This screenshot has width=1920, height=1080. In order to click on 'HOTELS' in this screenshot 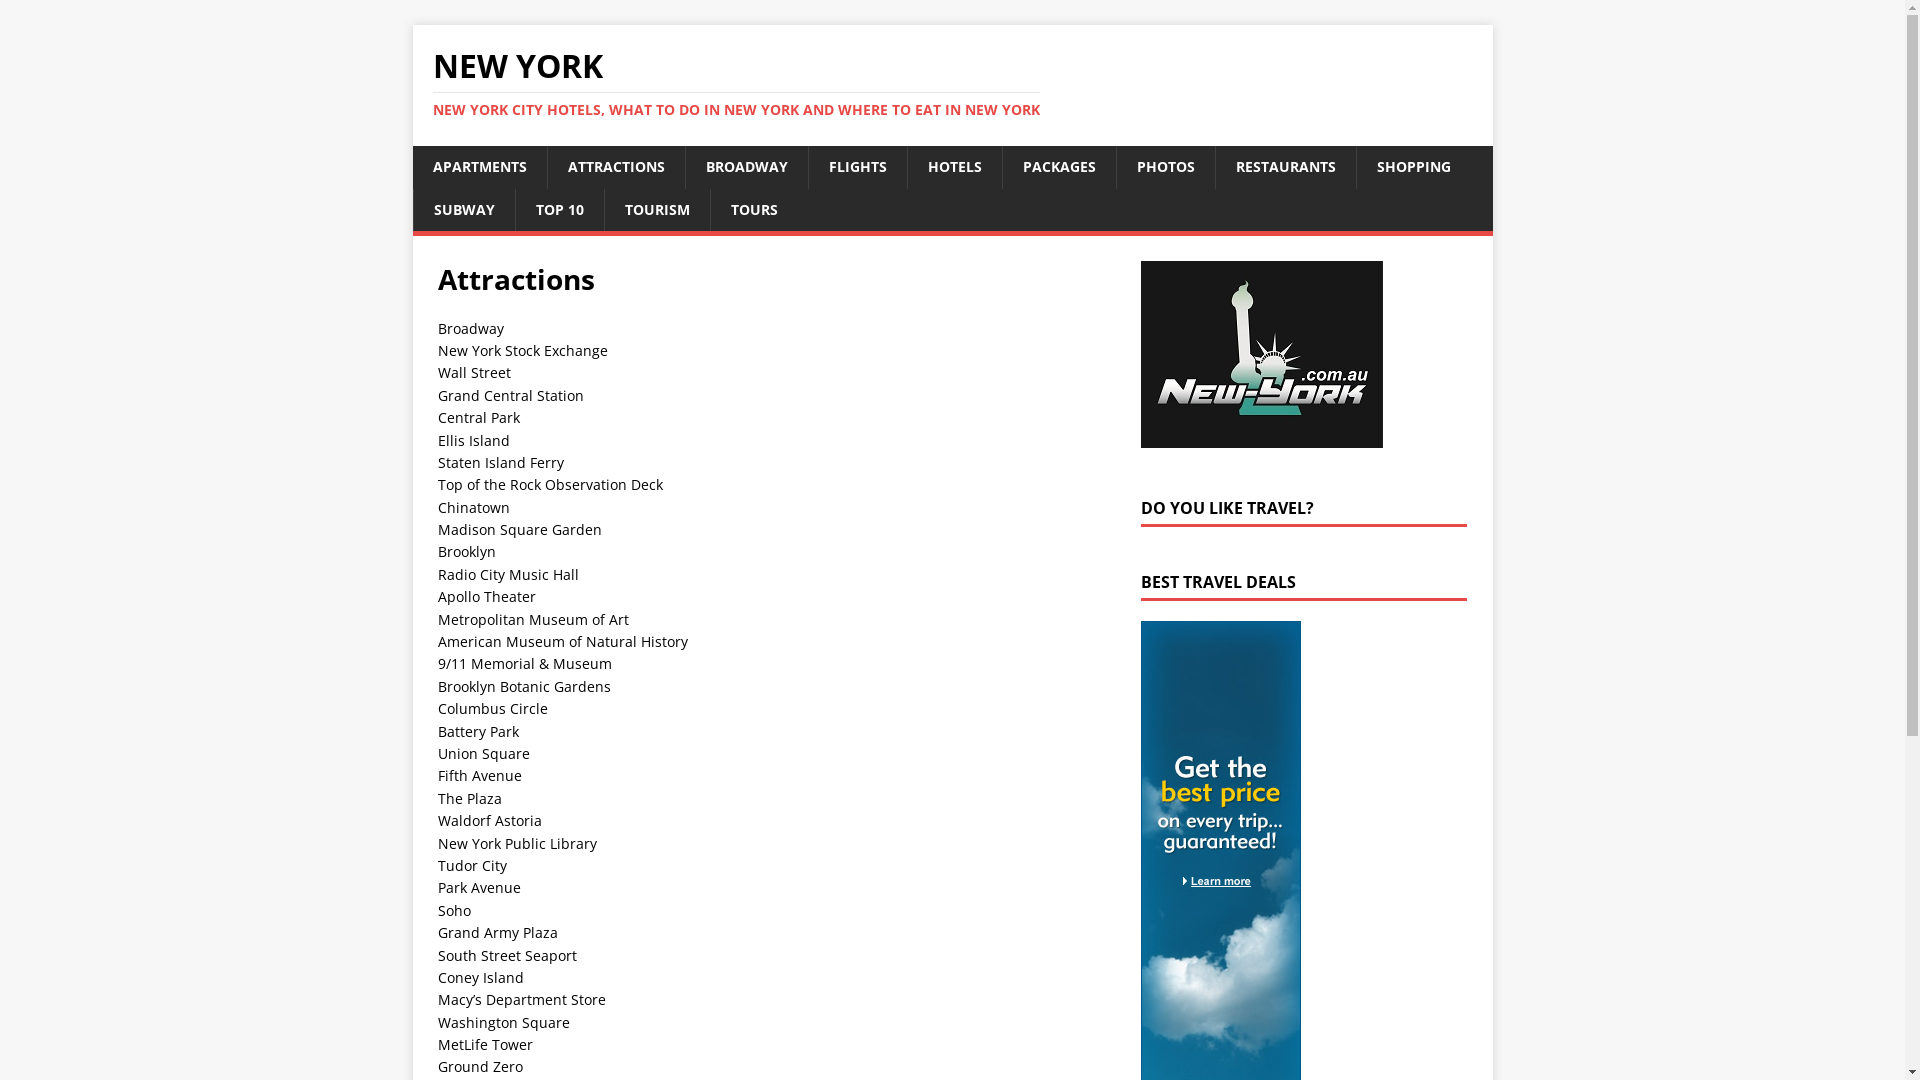, I will do `click(952, 165)`.